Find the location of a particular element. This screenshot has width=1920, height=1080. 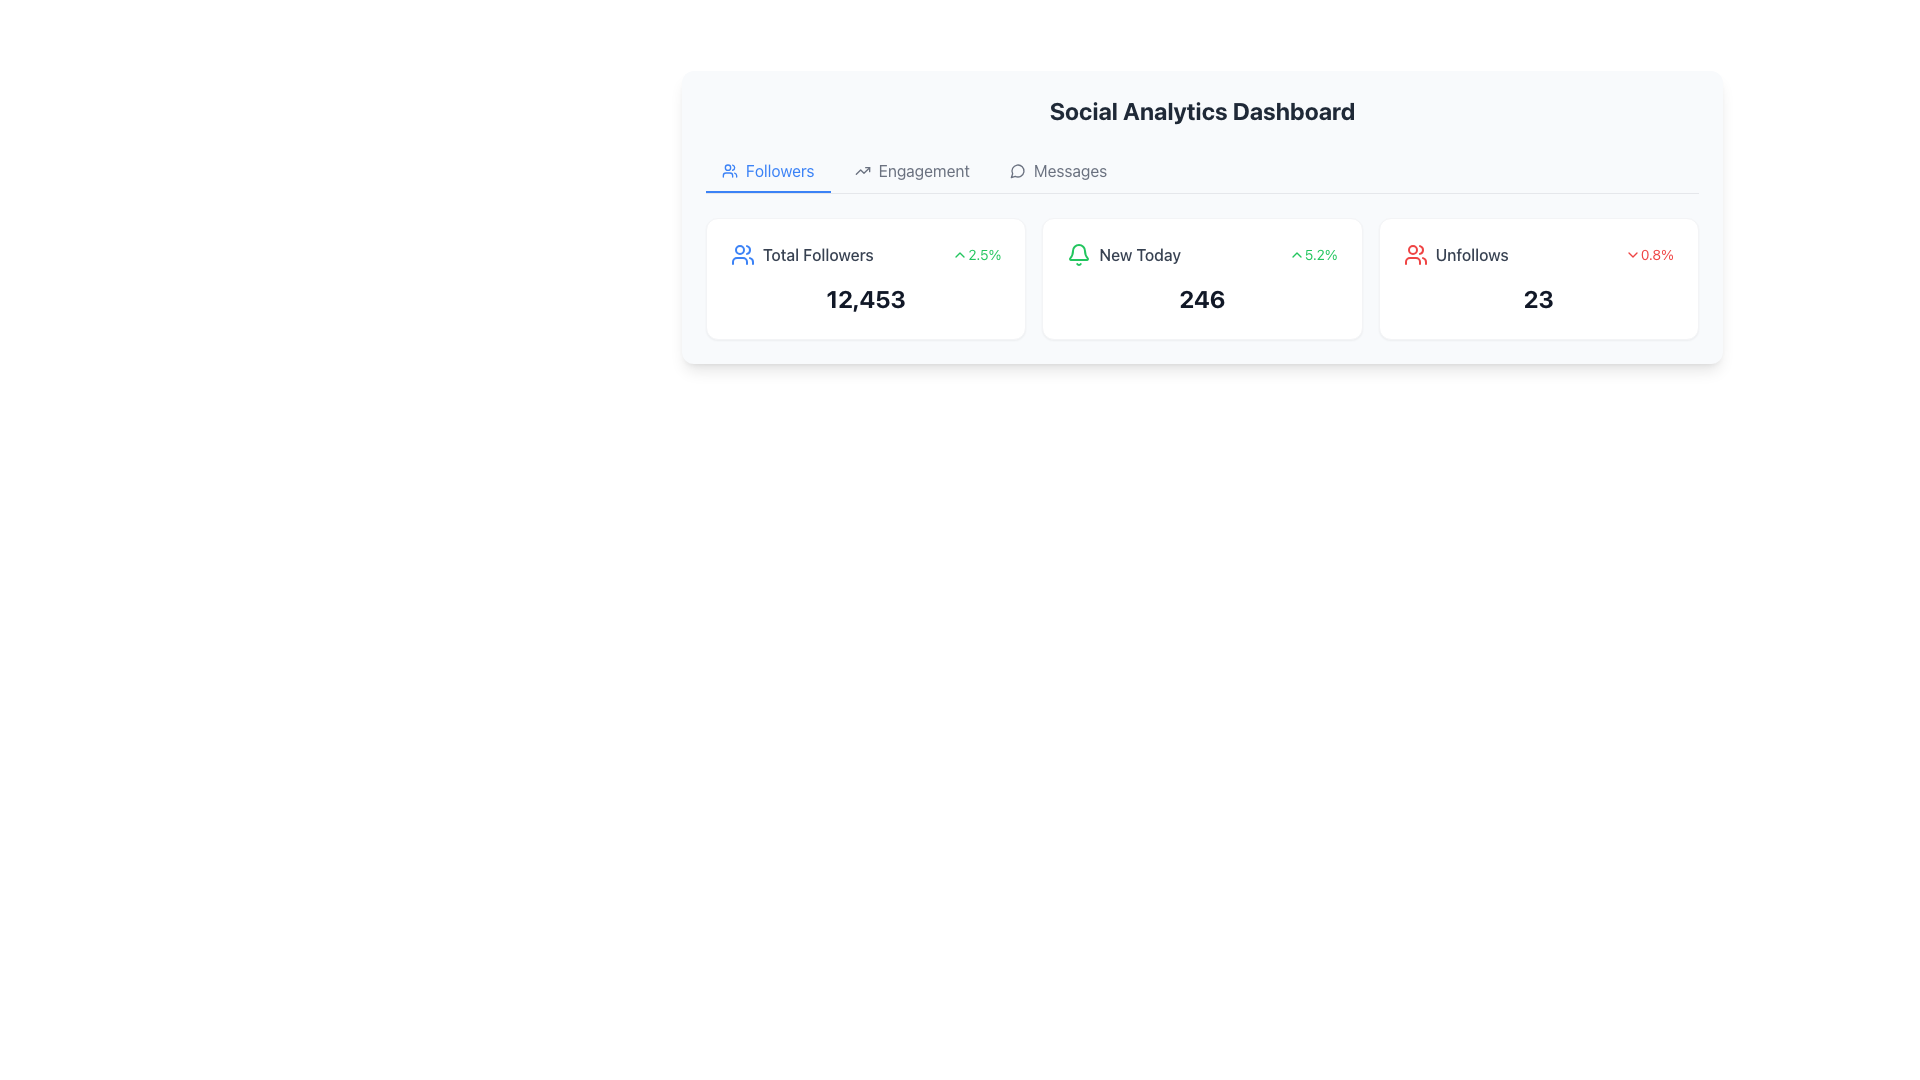

the icon representing multiple users, which is the leftmost element of the 'Followers' tab is located at coordinates (728, 169).